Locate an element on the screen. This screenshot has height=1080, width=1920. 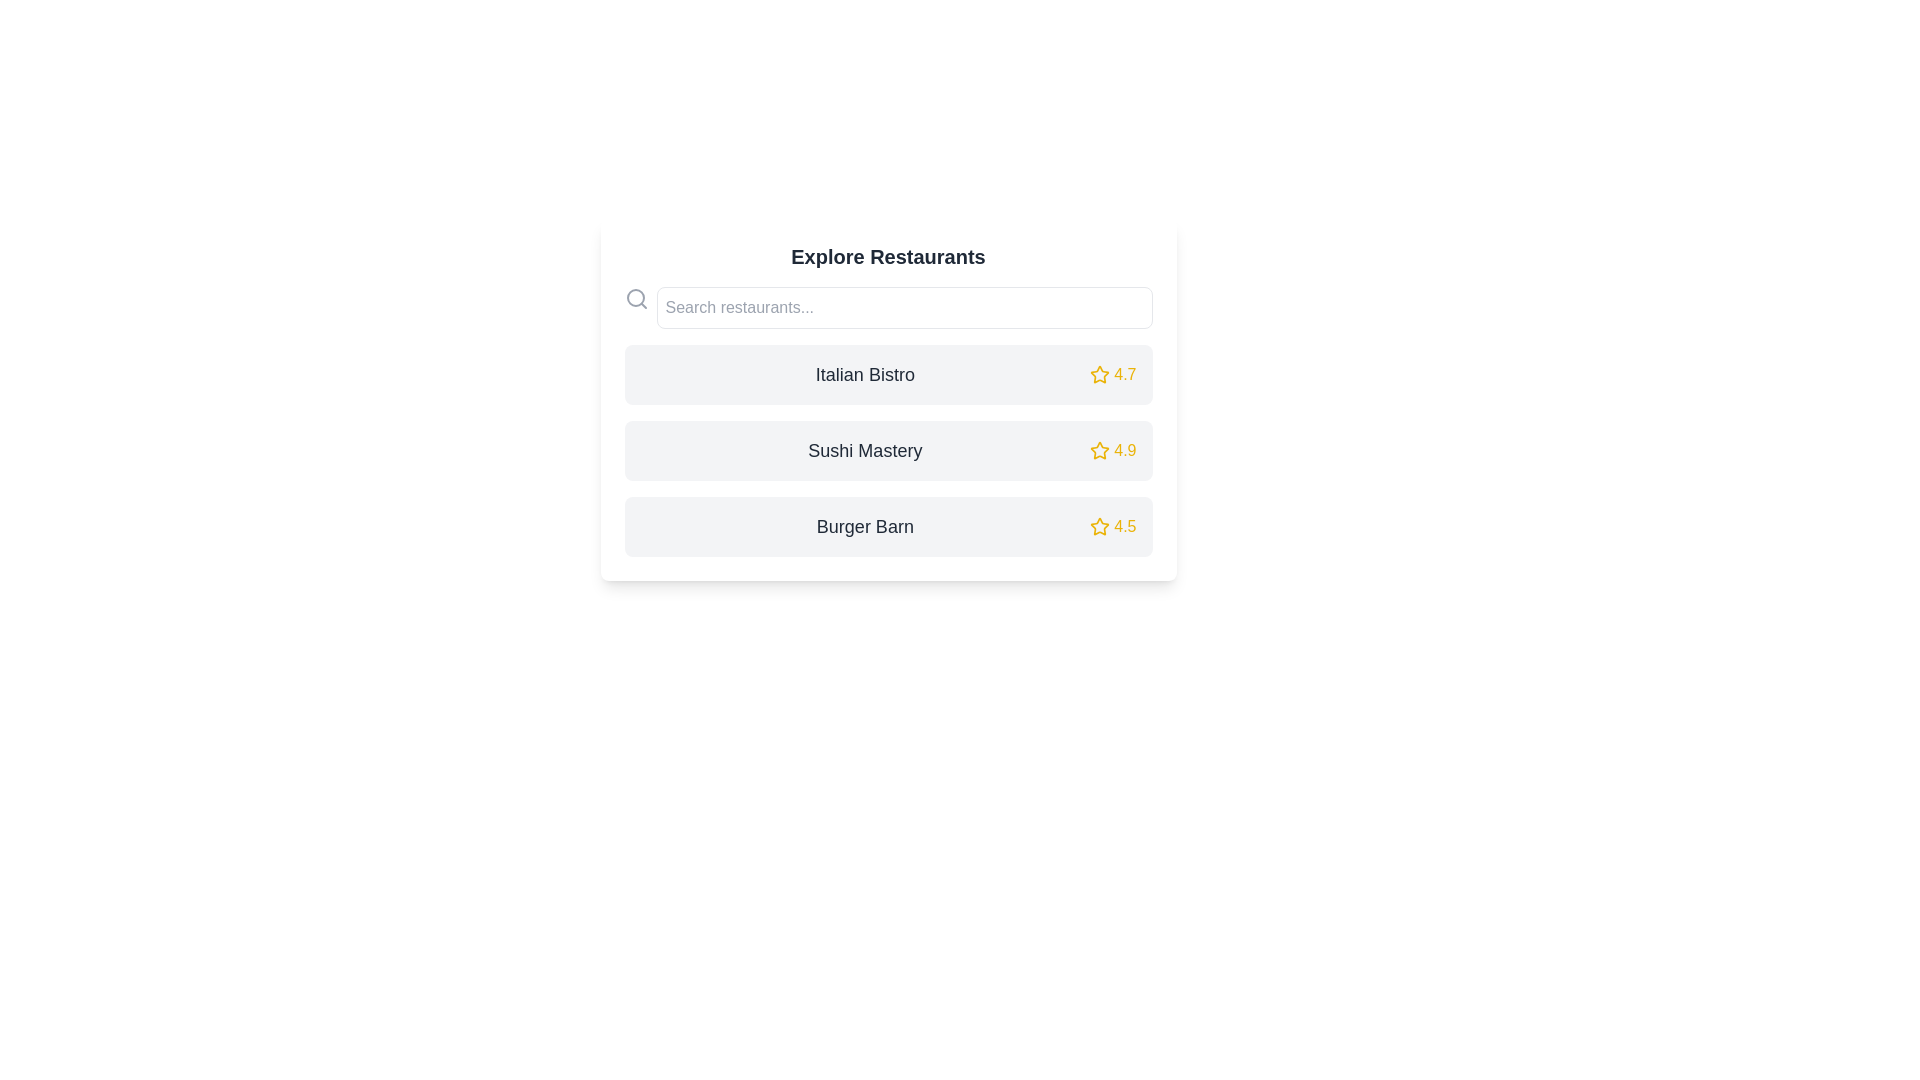
the numerical rating text '4.5' styled in yellow, which is positioned is located at coordinates (1125, 526).